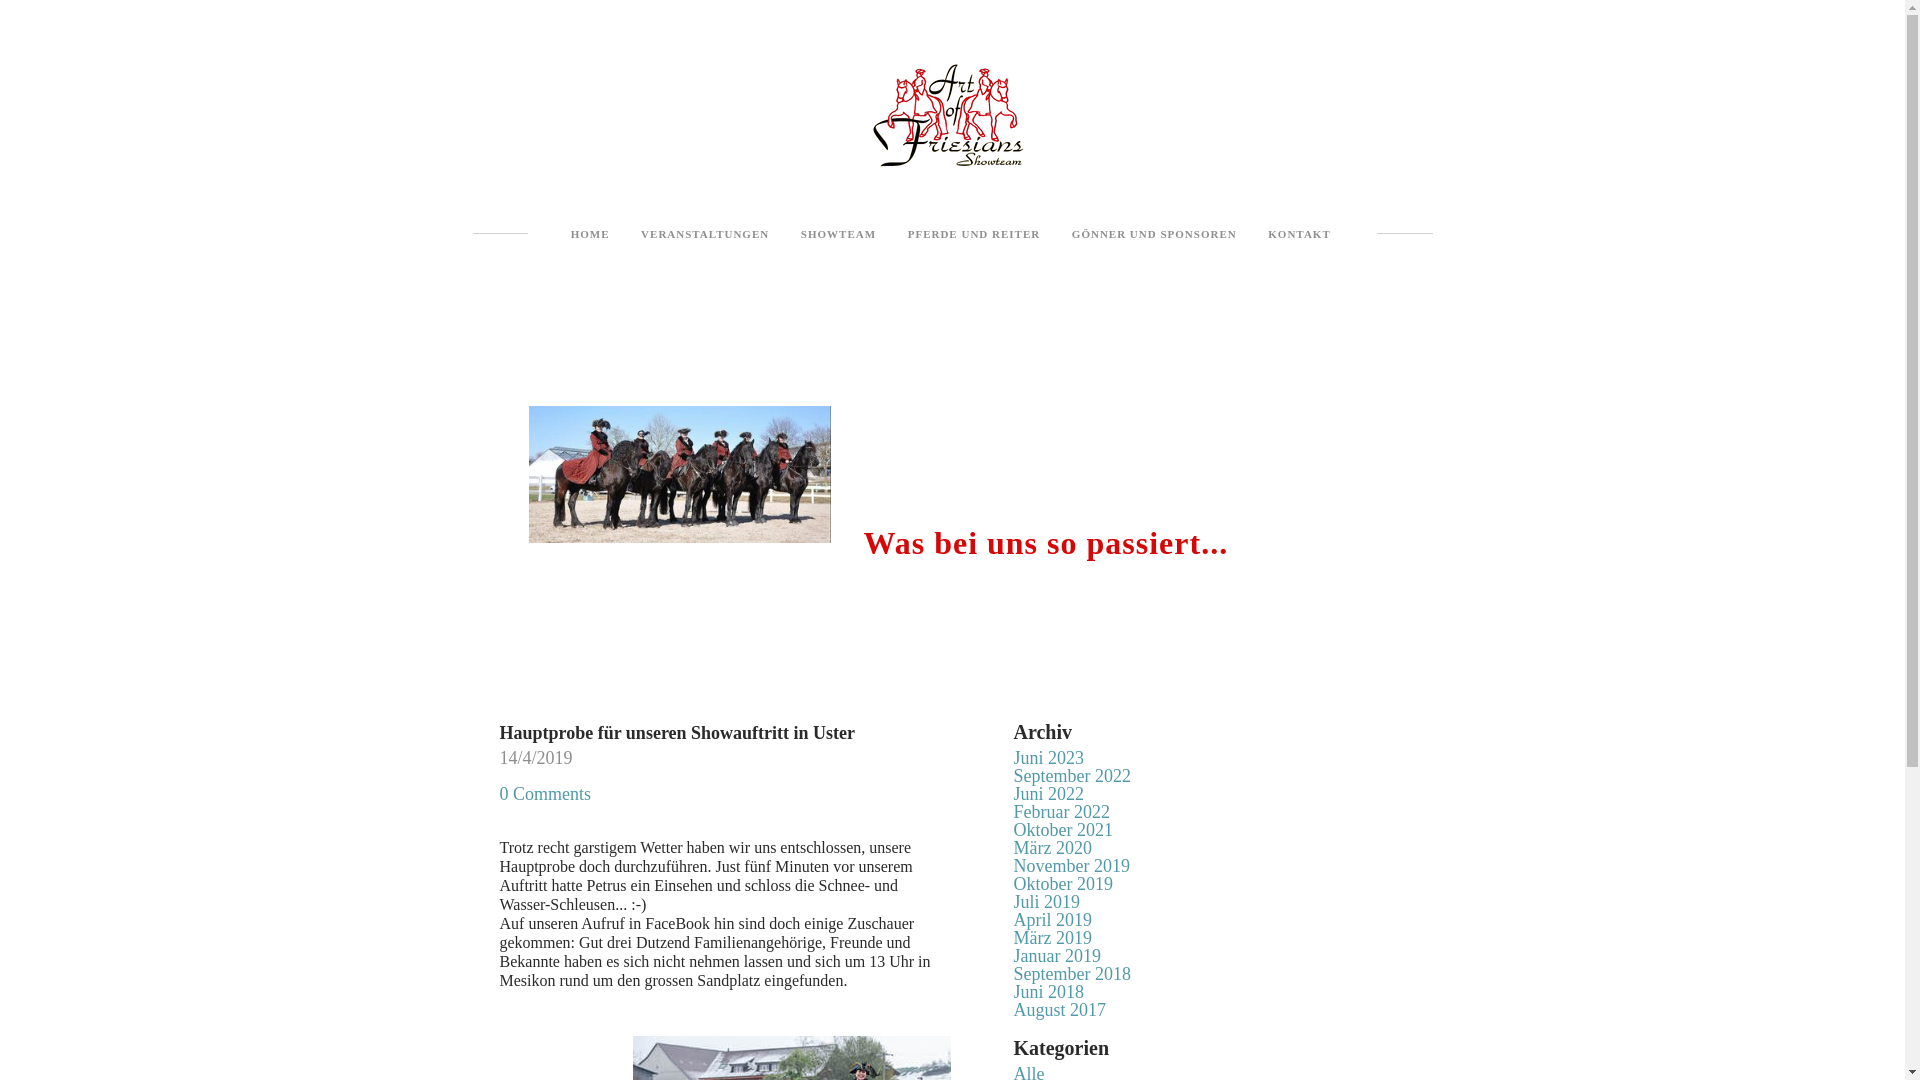  What do you see at coordinates (1071, 973) in the screenshot?
I see `'September 2018'` at bounding box center [1071, 973].